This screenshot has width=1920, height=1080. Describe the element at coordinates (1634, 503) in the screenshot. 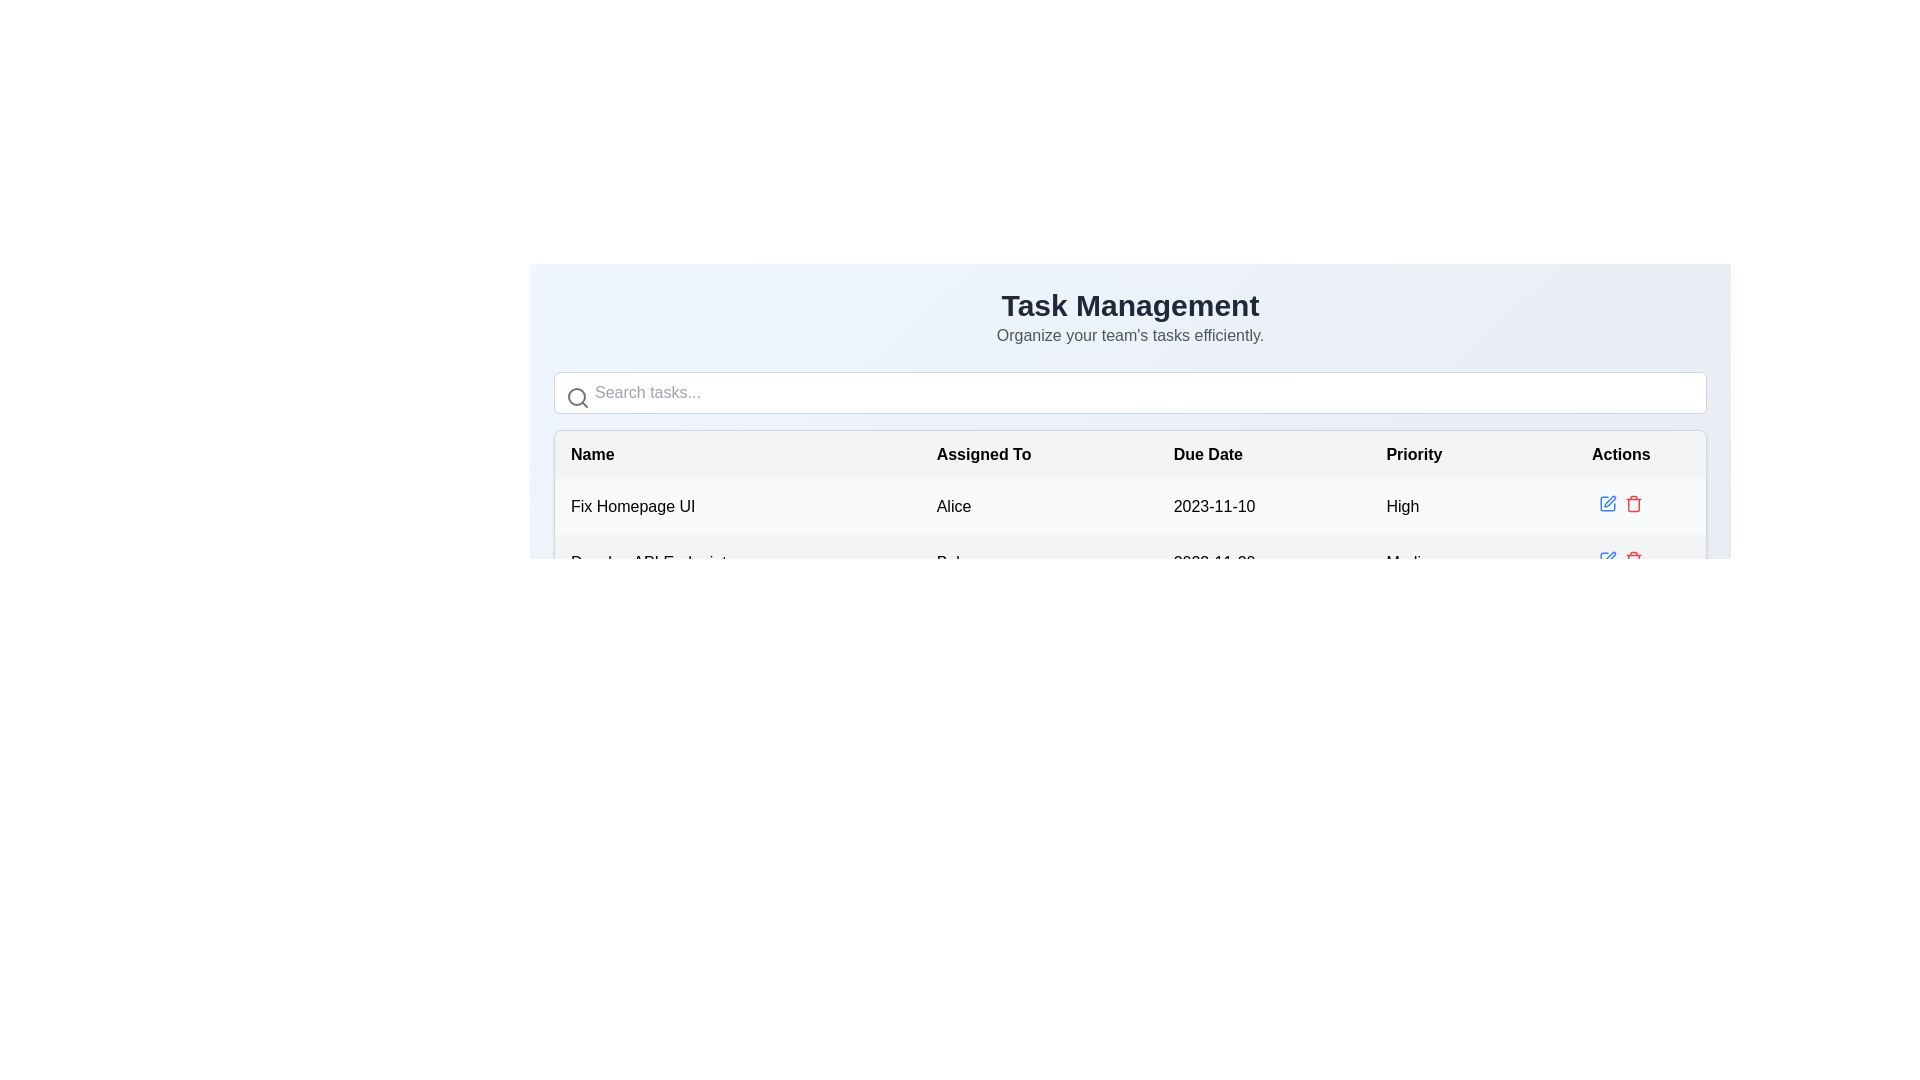

I see `the red trash bin icon located in the 'Actions' column of the task management table for the task 'Fix Homepage UI' to trigger the hover effect that darkens its color` at that location.